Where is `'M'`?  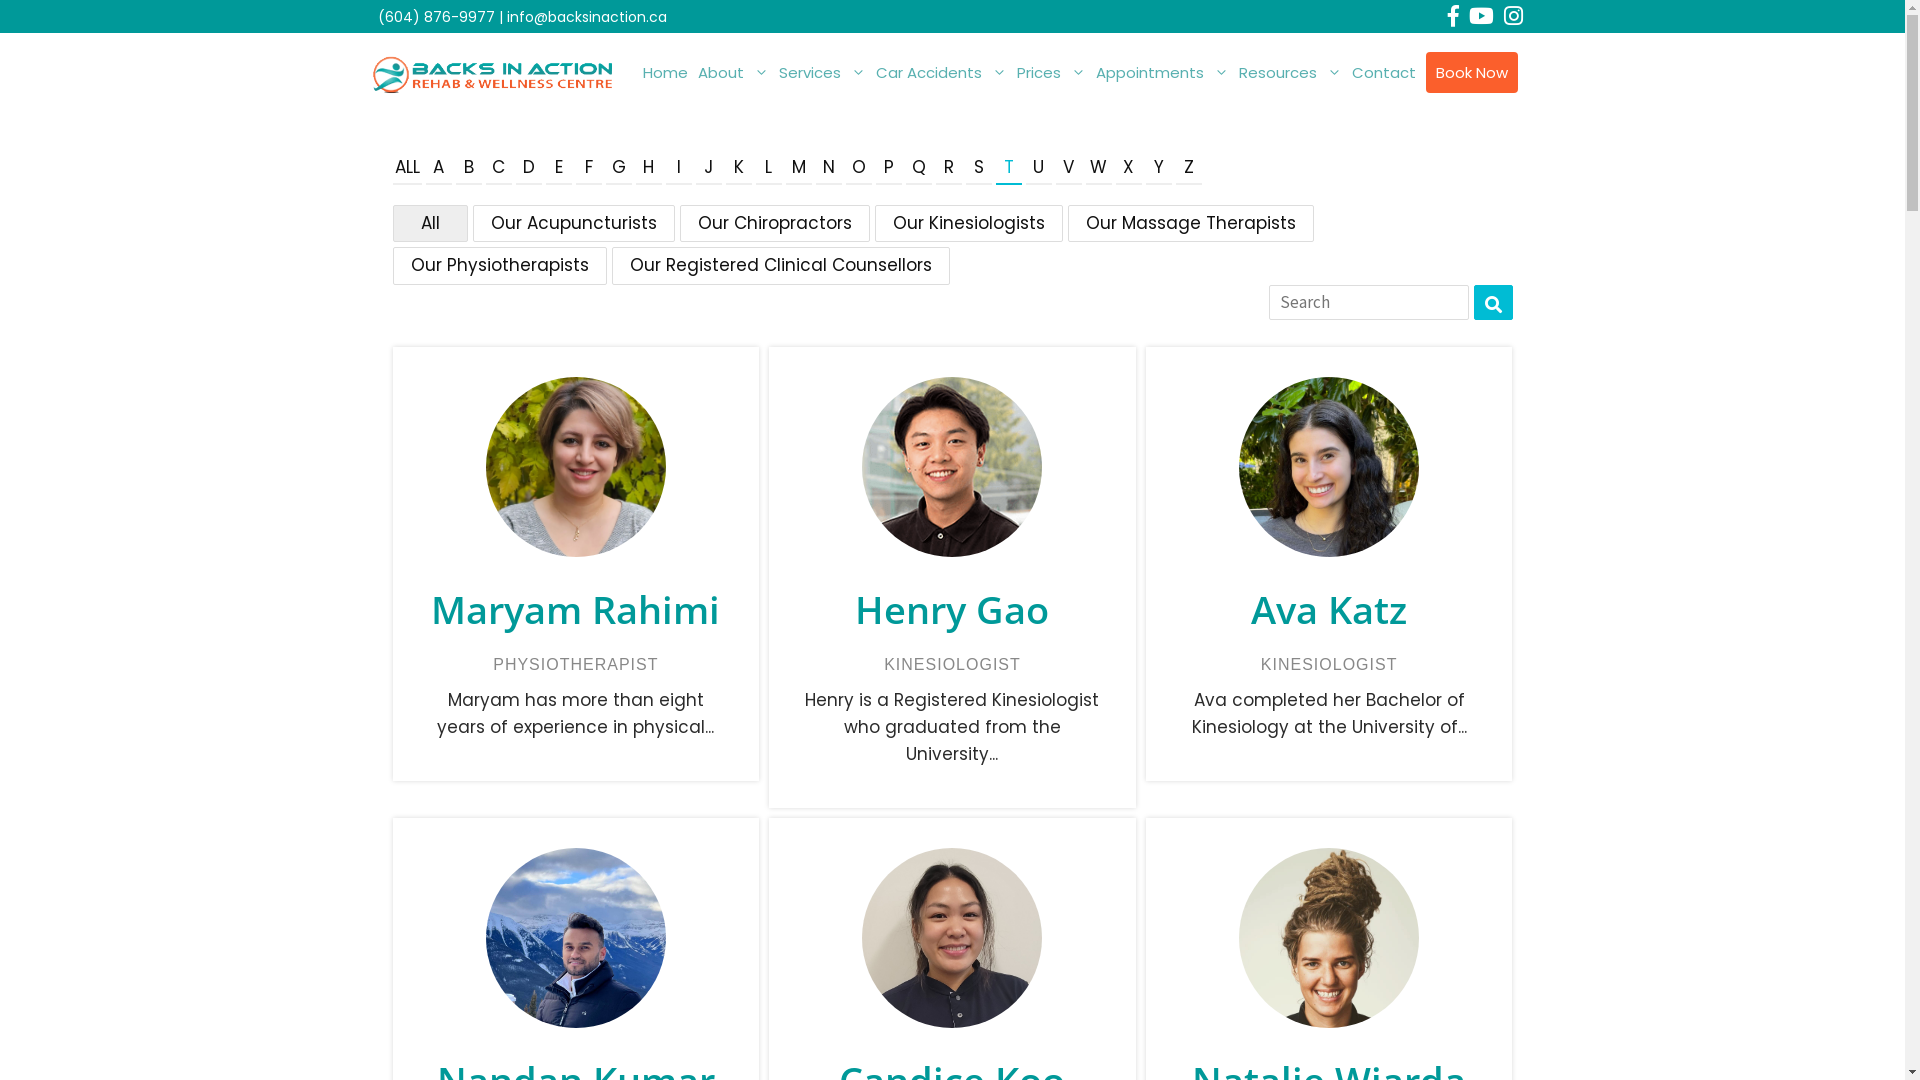 'M' is located at coordinates (797, 168).